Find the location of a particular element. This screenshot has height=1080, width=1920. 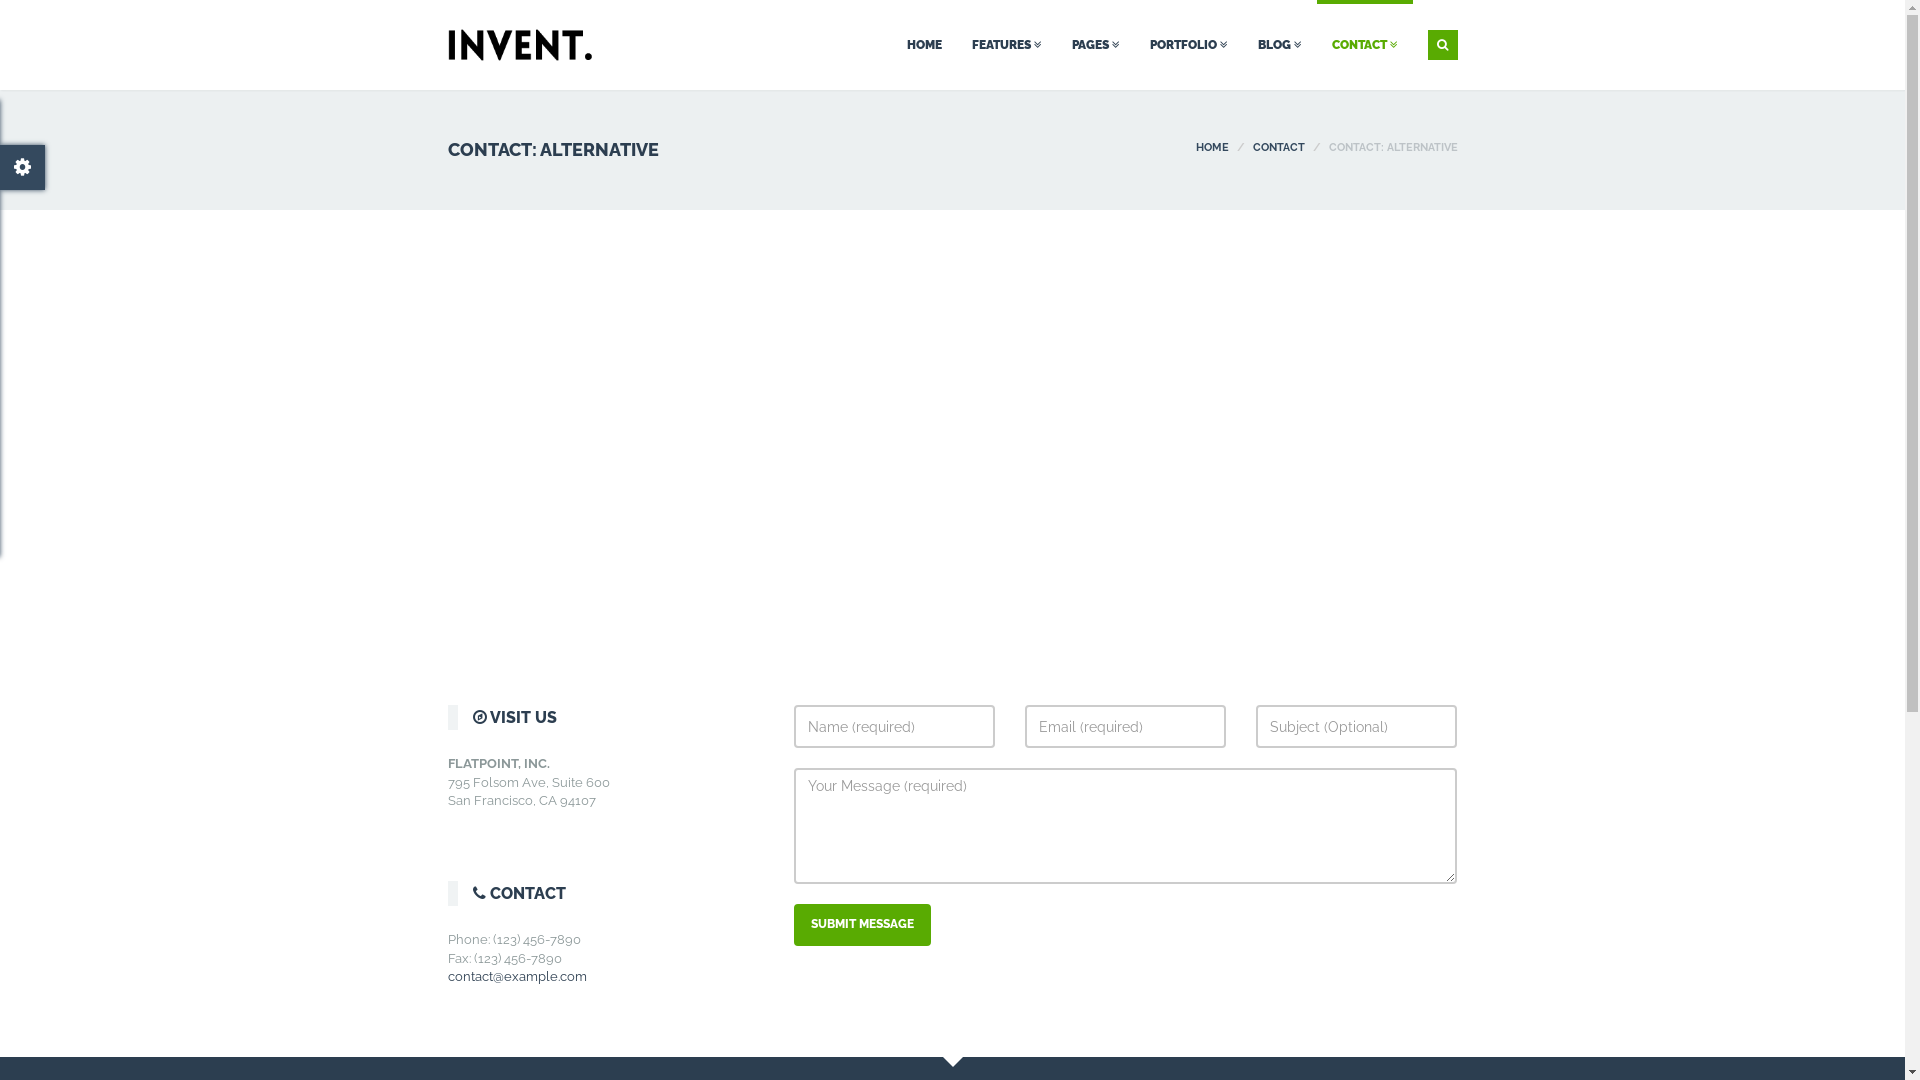

'contact@example.com' is located at coordinates (517, 975).